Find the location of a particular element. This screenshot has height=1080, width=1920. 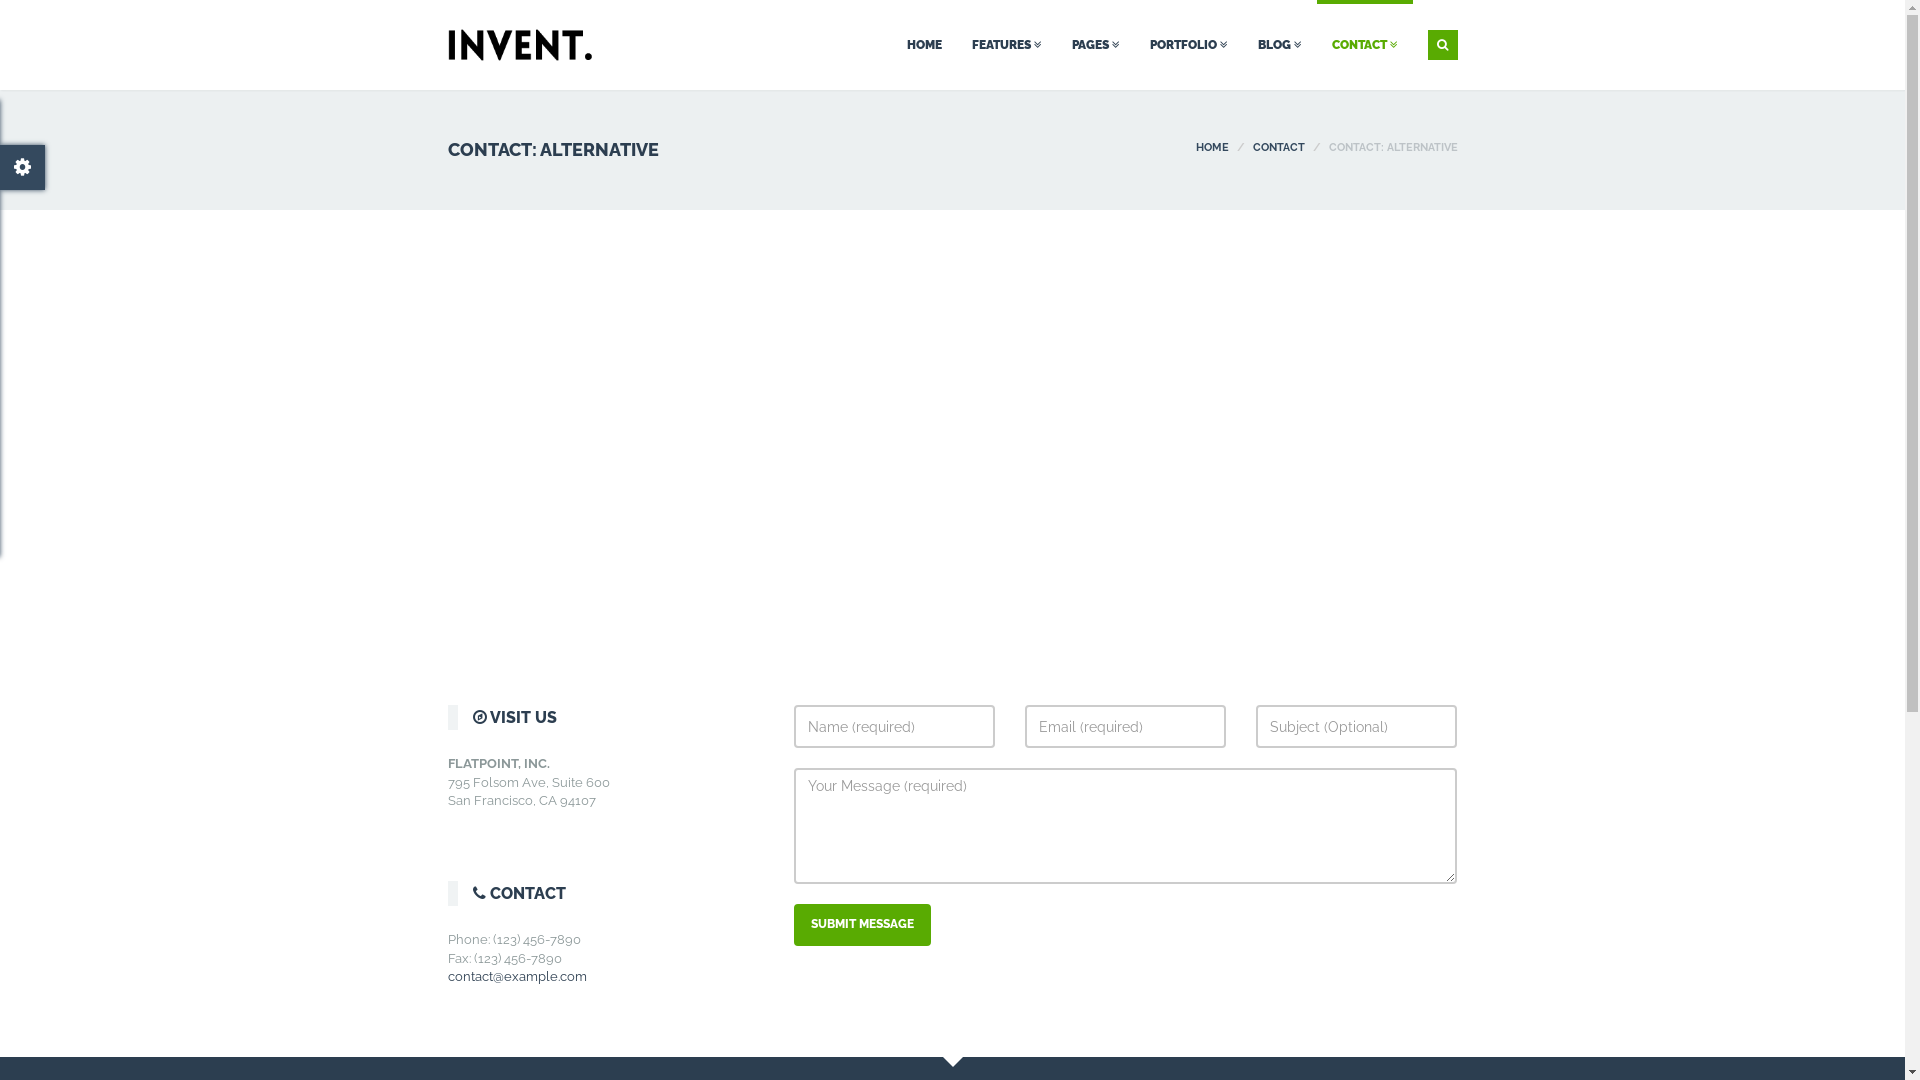

'contact@example.com' is located at coordinates (517, 975).